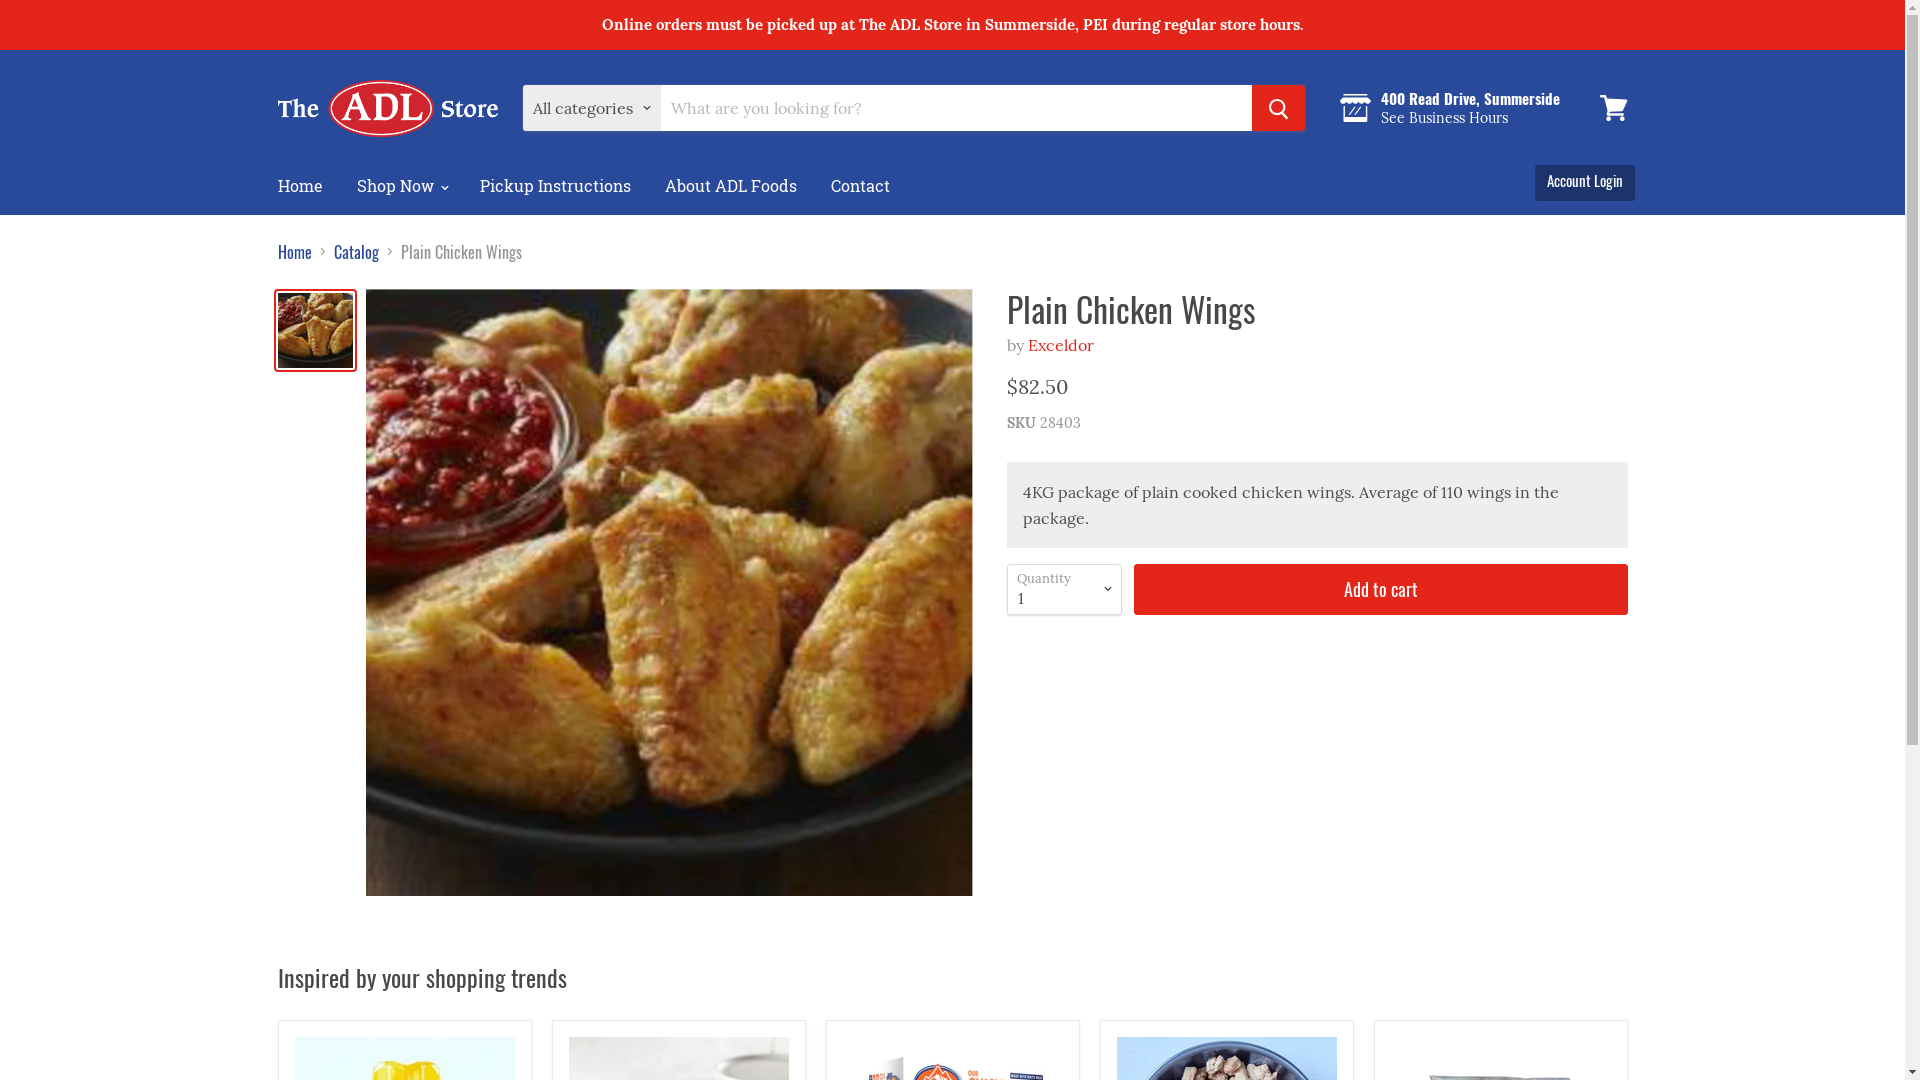  I want to click on 'Home', so click(298, 185).